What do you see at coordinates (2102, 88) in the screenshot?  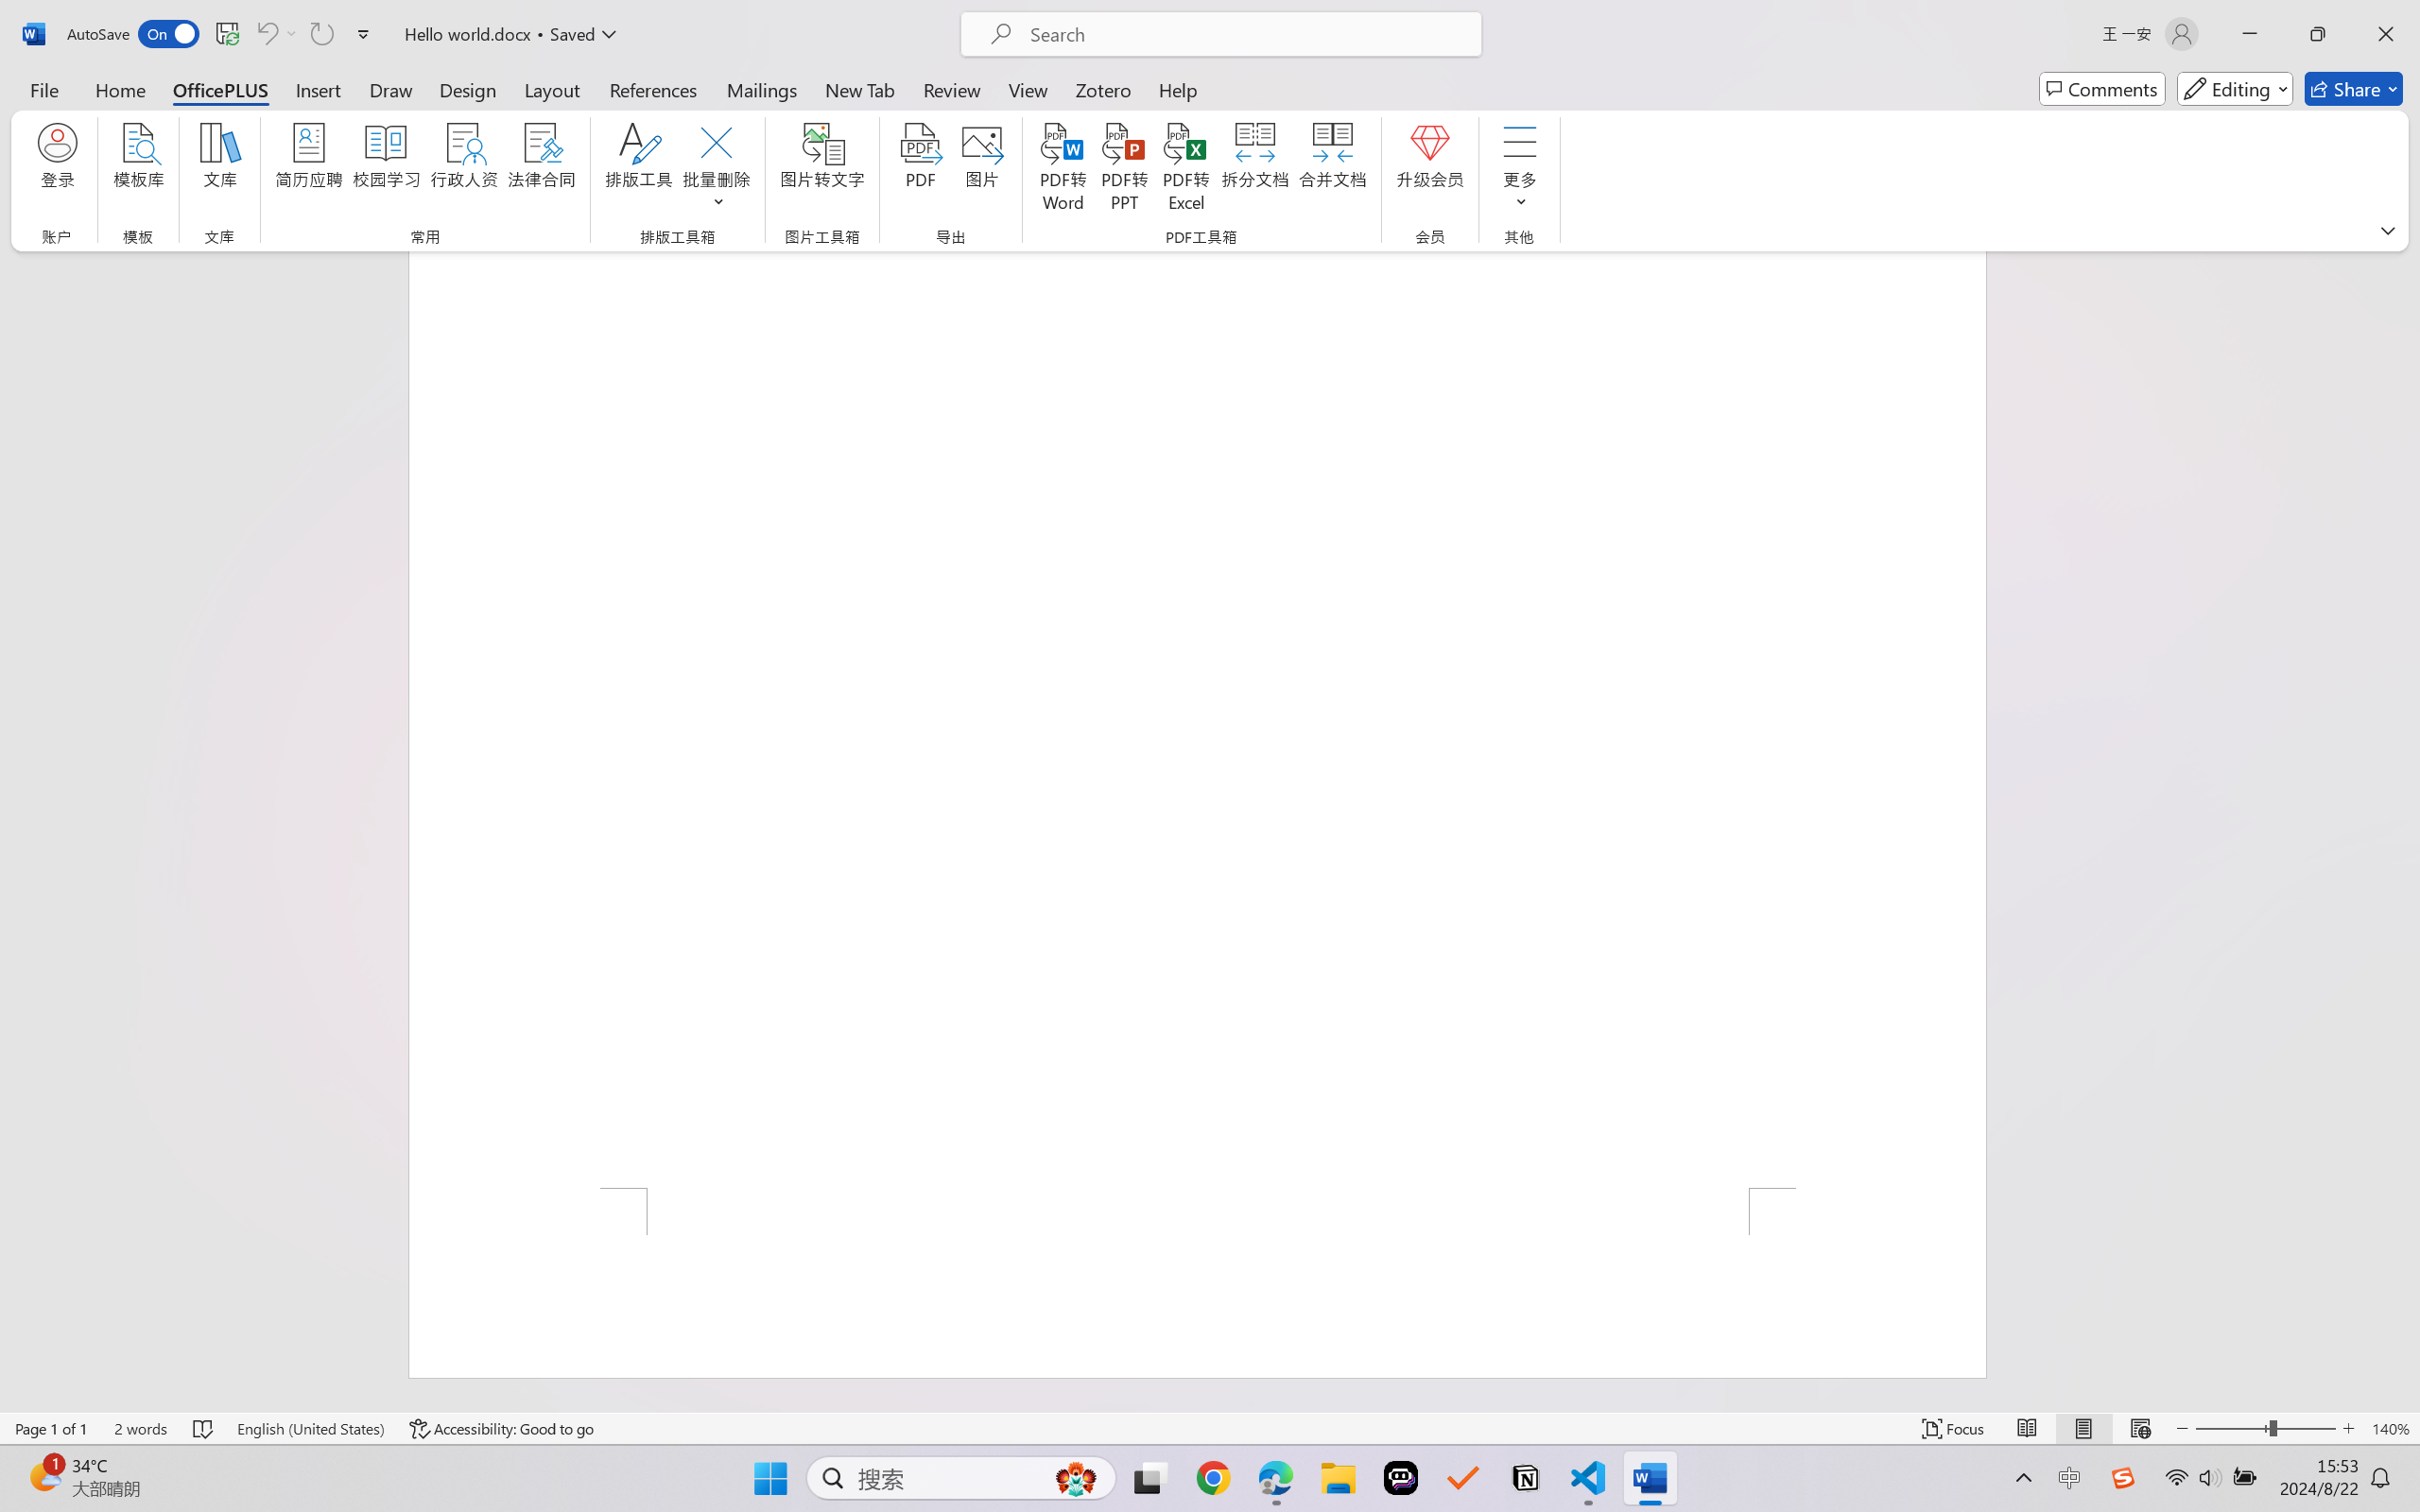 I see `'Comments'` at bounding box center [2102, 88].